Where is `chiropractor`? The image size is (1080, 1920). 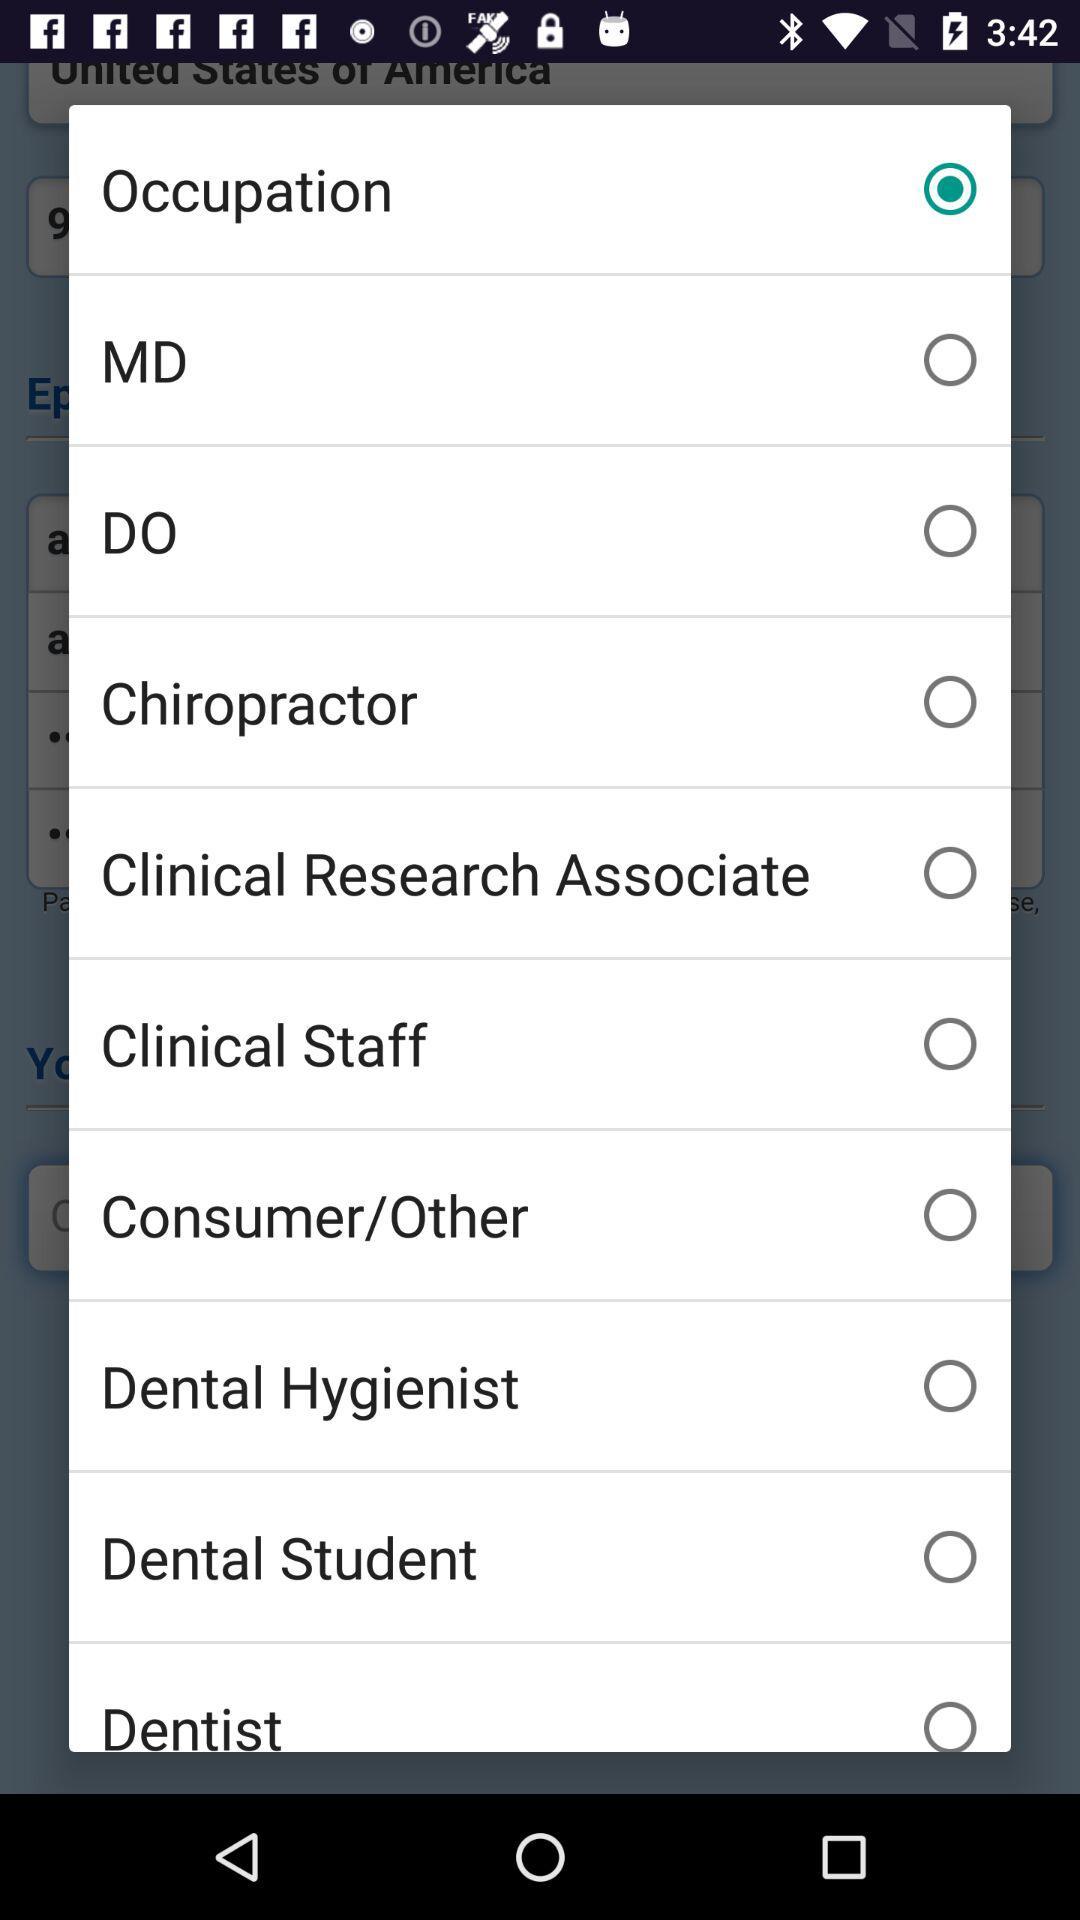 chiropractor is located at coordinates (540, 701).